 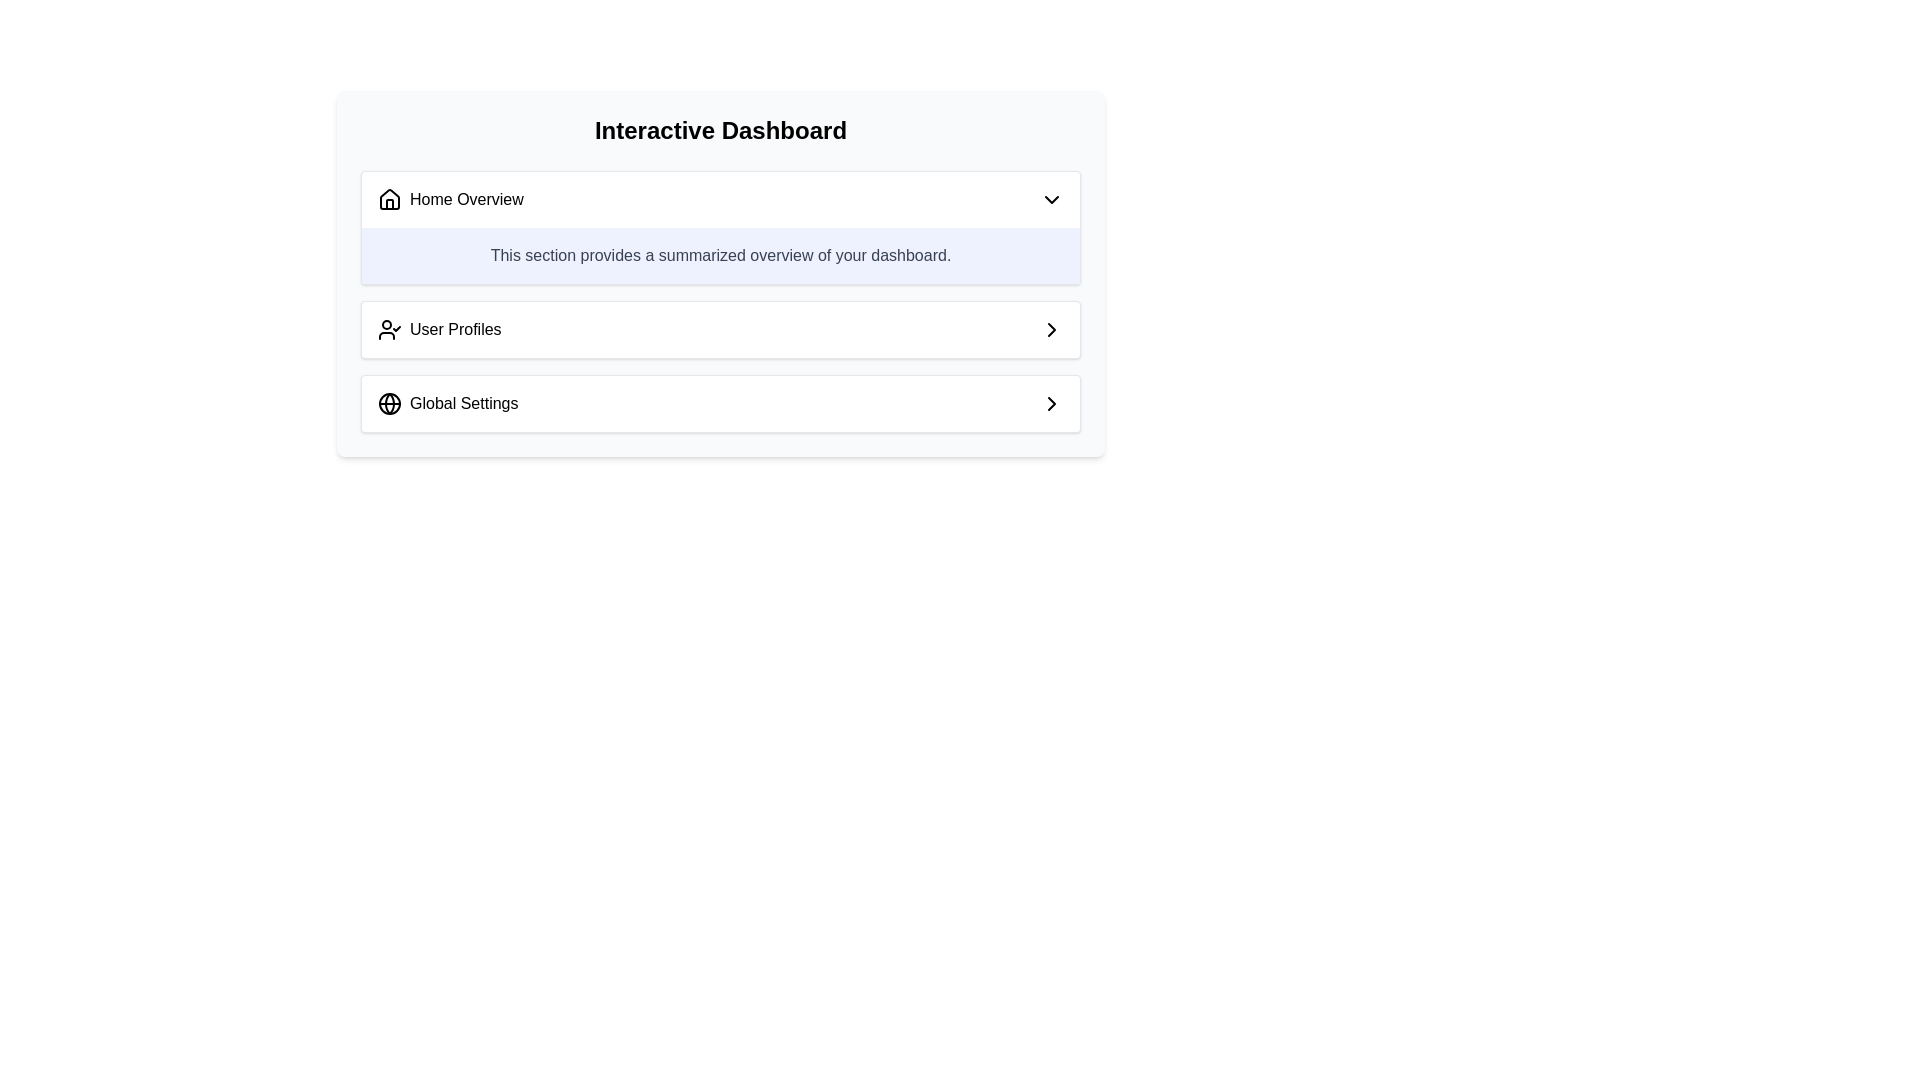 I want to click on the small black triangular chevron icon located in the 'User Profiles' section row, aligned to the right side, to trigger a tooltip or effect, so click(x=1050, y=329).